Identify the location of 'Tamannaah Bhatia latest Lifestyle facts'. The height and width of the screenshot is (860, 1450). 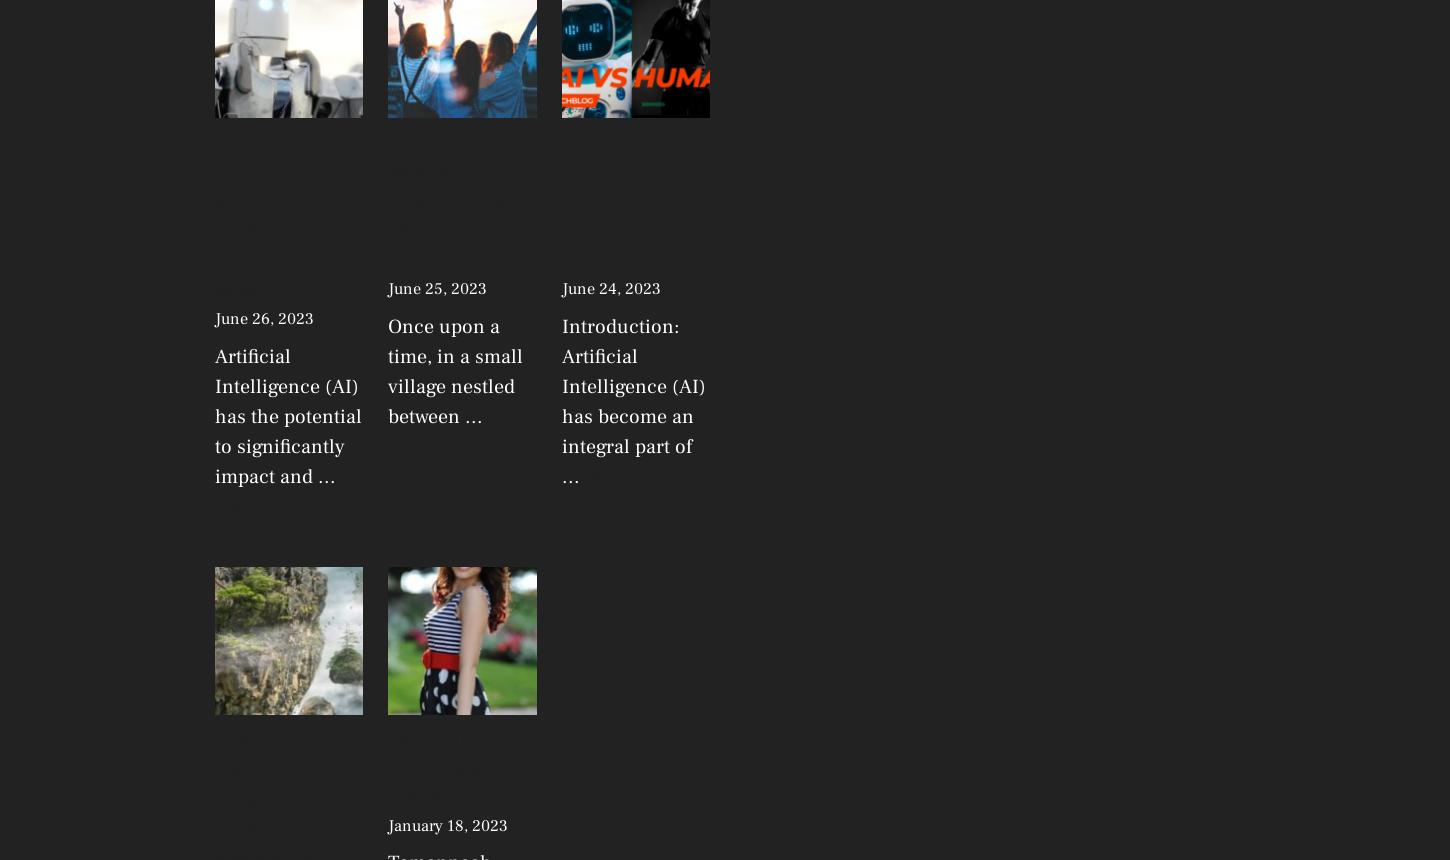
(447, 769).